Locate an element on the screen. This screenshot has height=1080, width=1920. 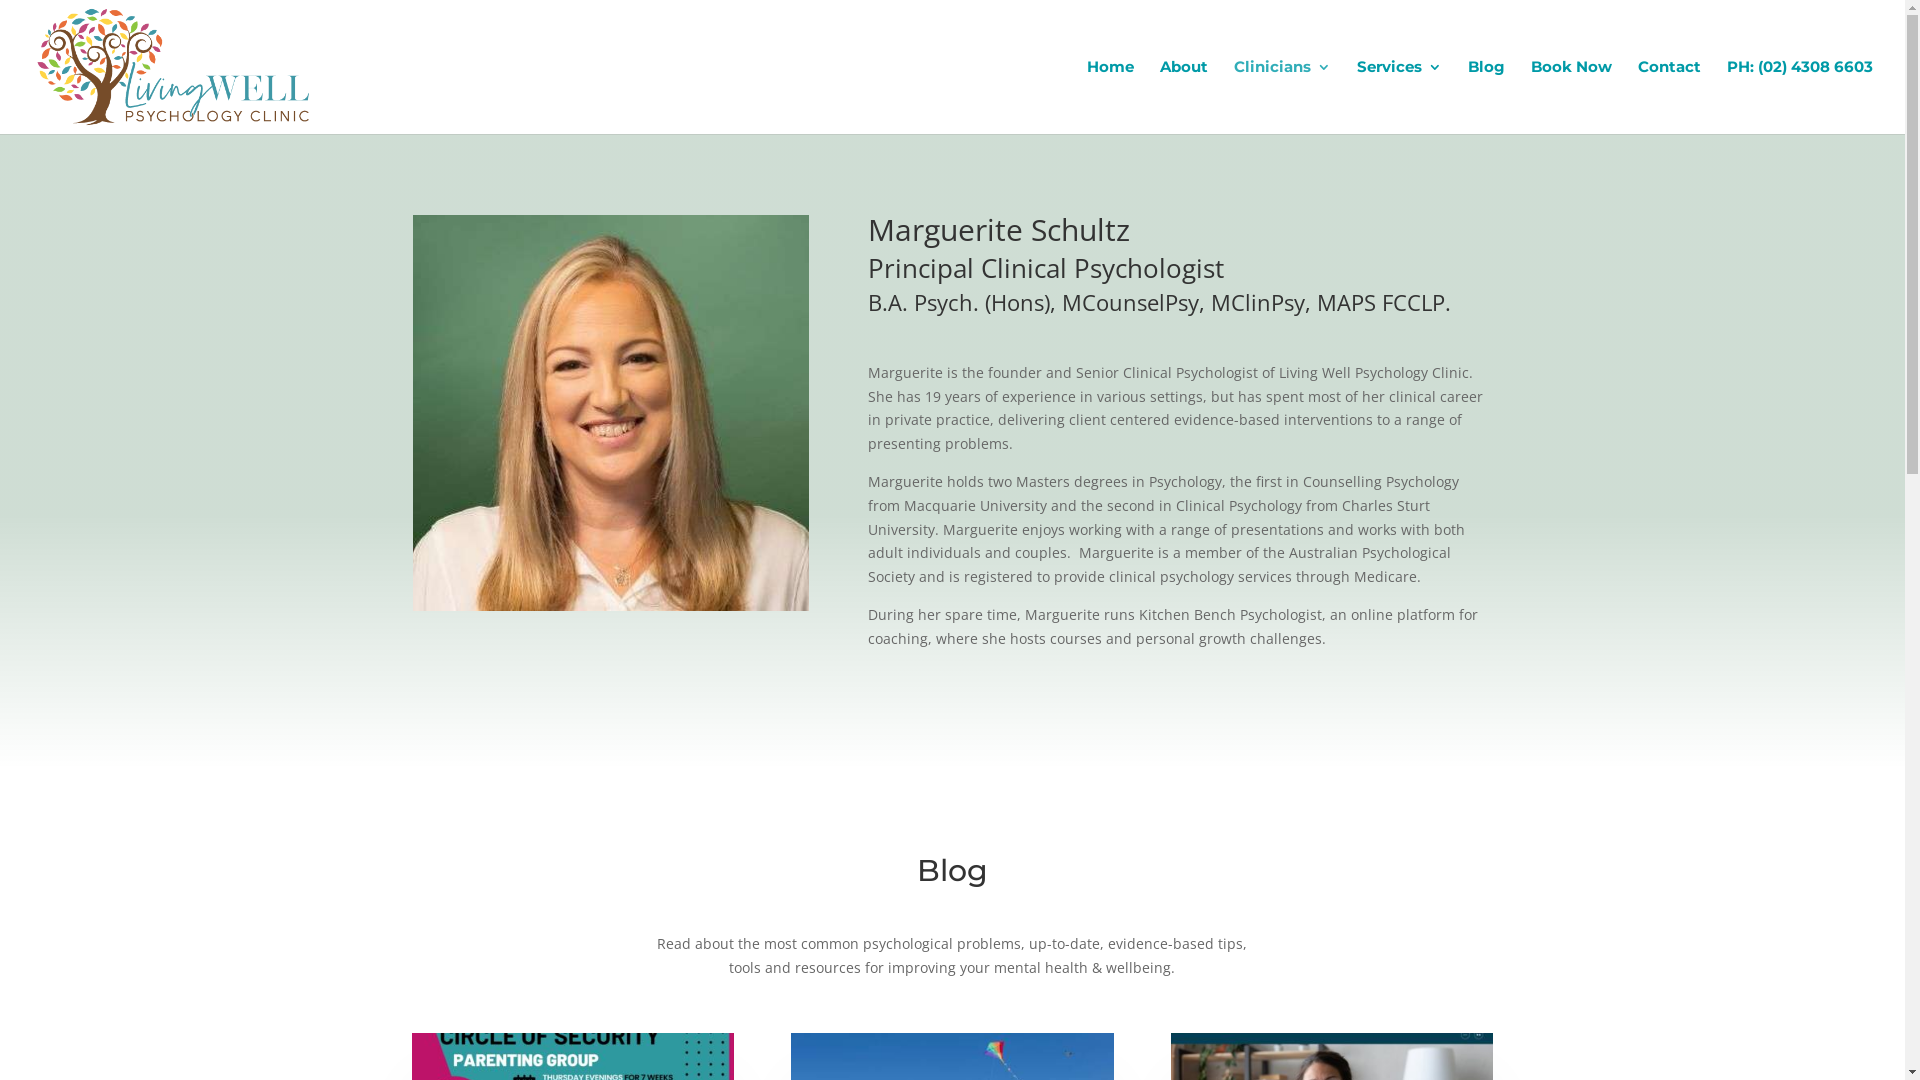
'Contact' is located at coordinates (1669, 96).